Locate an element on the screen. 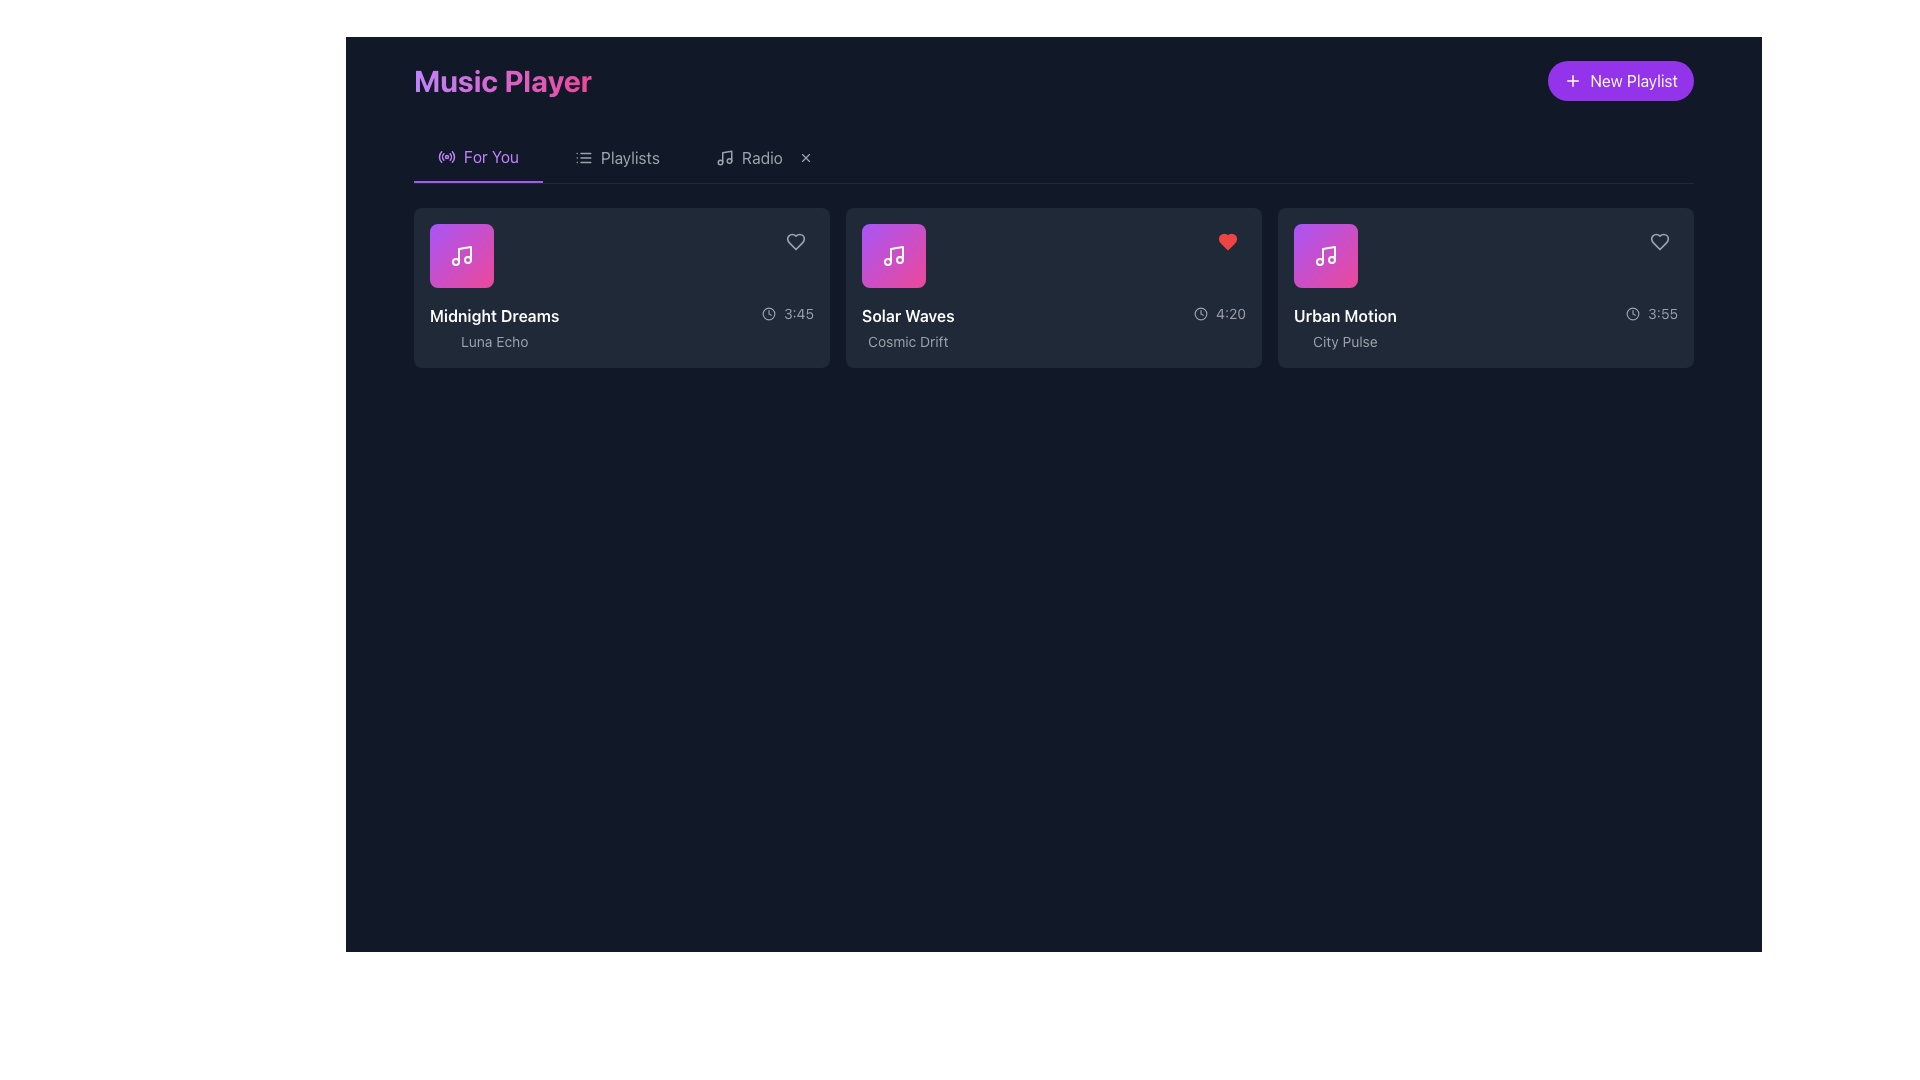 Image resolution: width=1920 pixels, height=1080 pixels. the Label with icon displaying '4:20' next to the red heart icon in the lower right part of the card for the song 'Solar Waves' is located at coordinates (1218, 313).